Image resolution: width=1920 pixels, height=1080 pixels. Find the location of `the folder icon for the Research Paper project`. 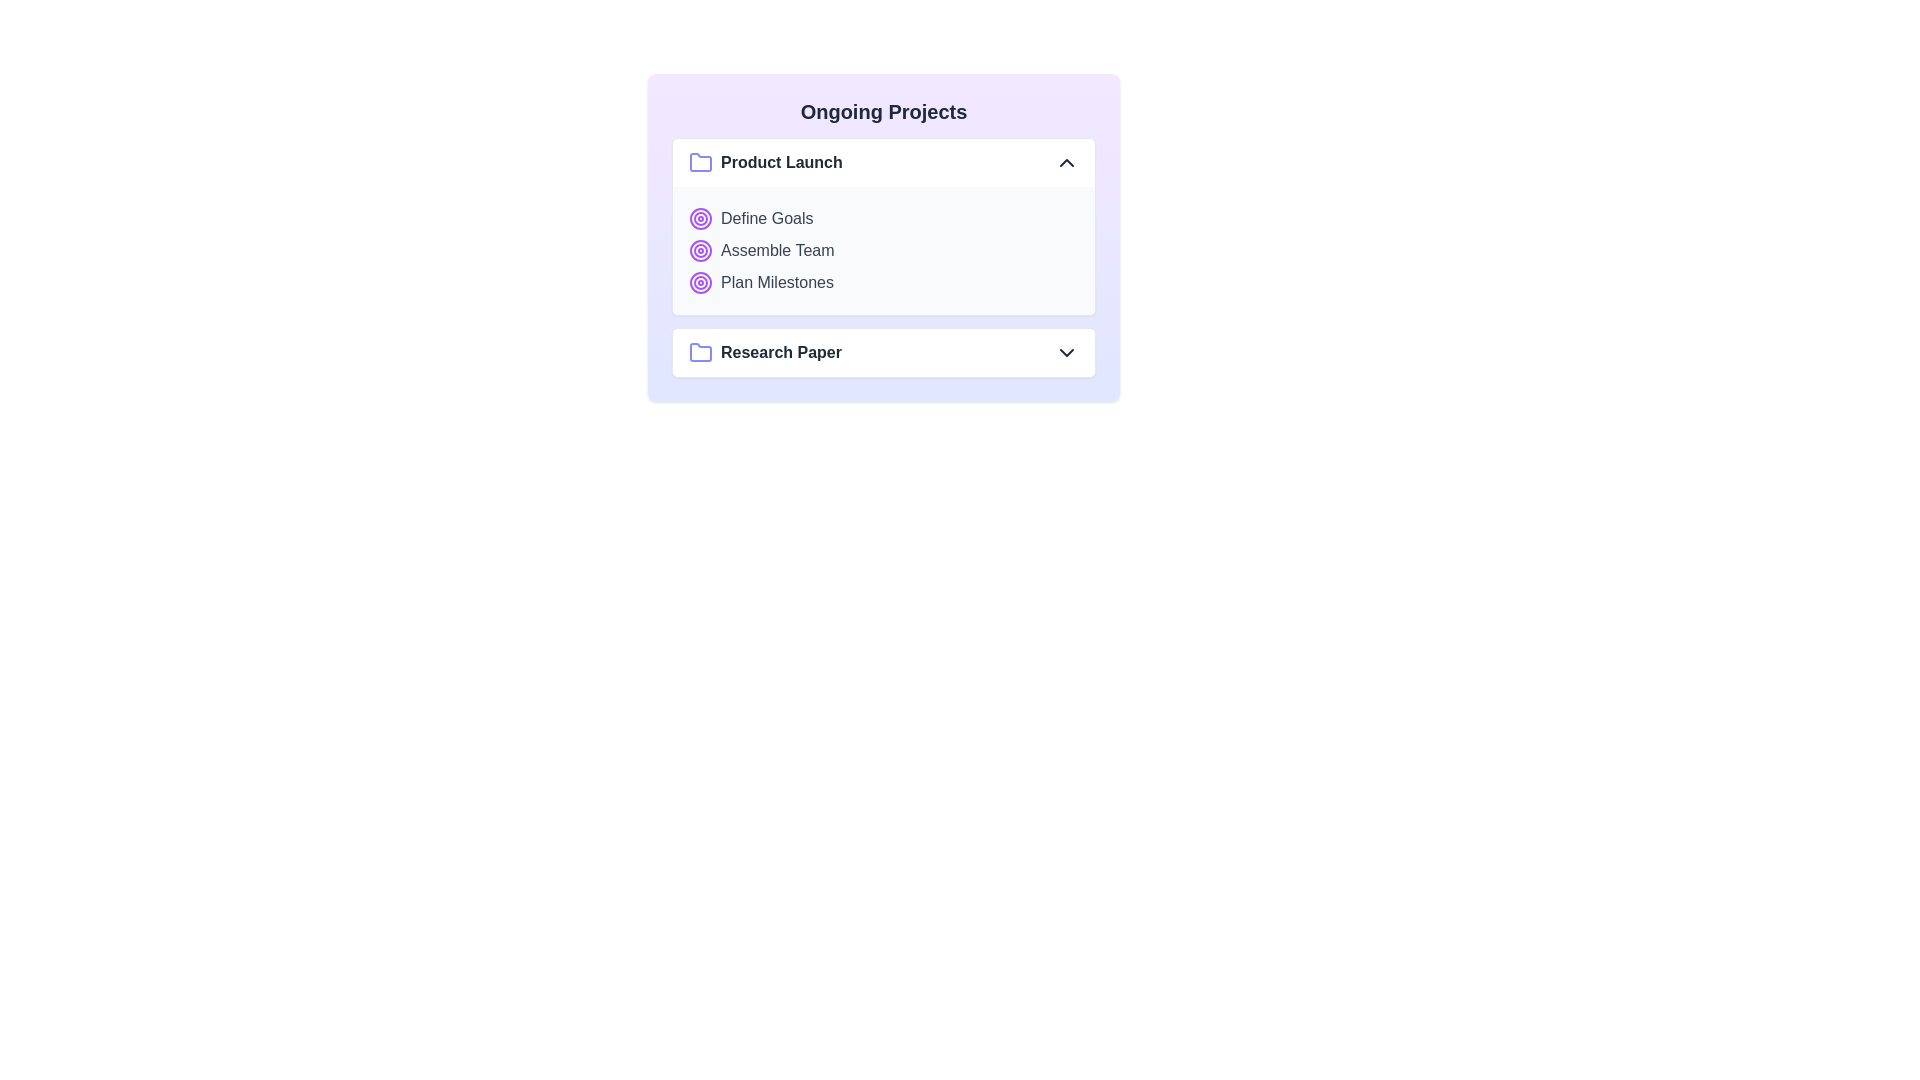

the folder icon for the Research Paper project is located at coordinates (700, 352).